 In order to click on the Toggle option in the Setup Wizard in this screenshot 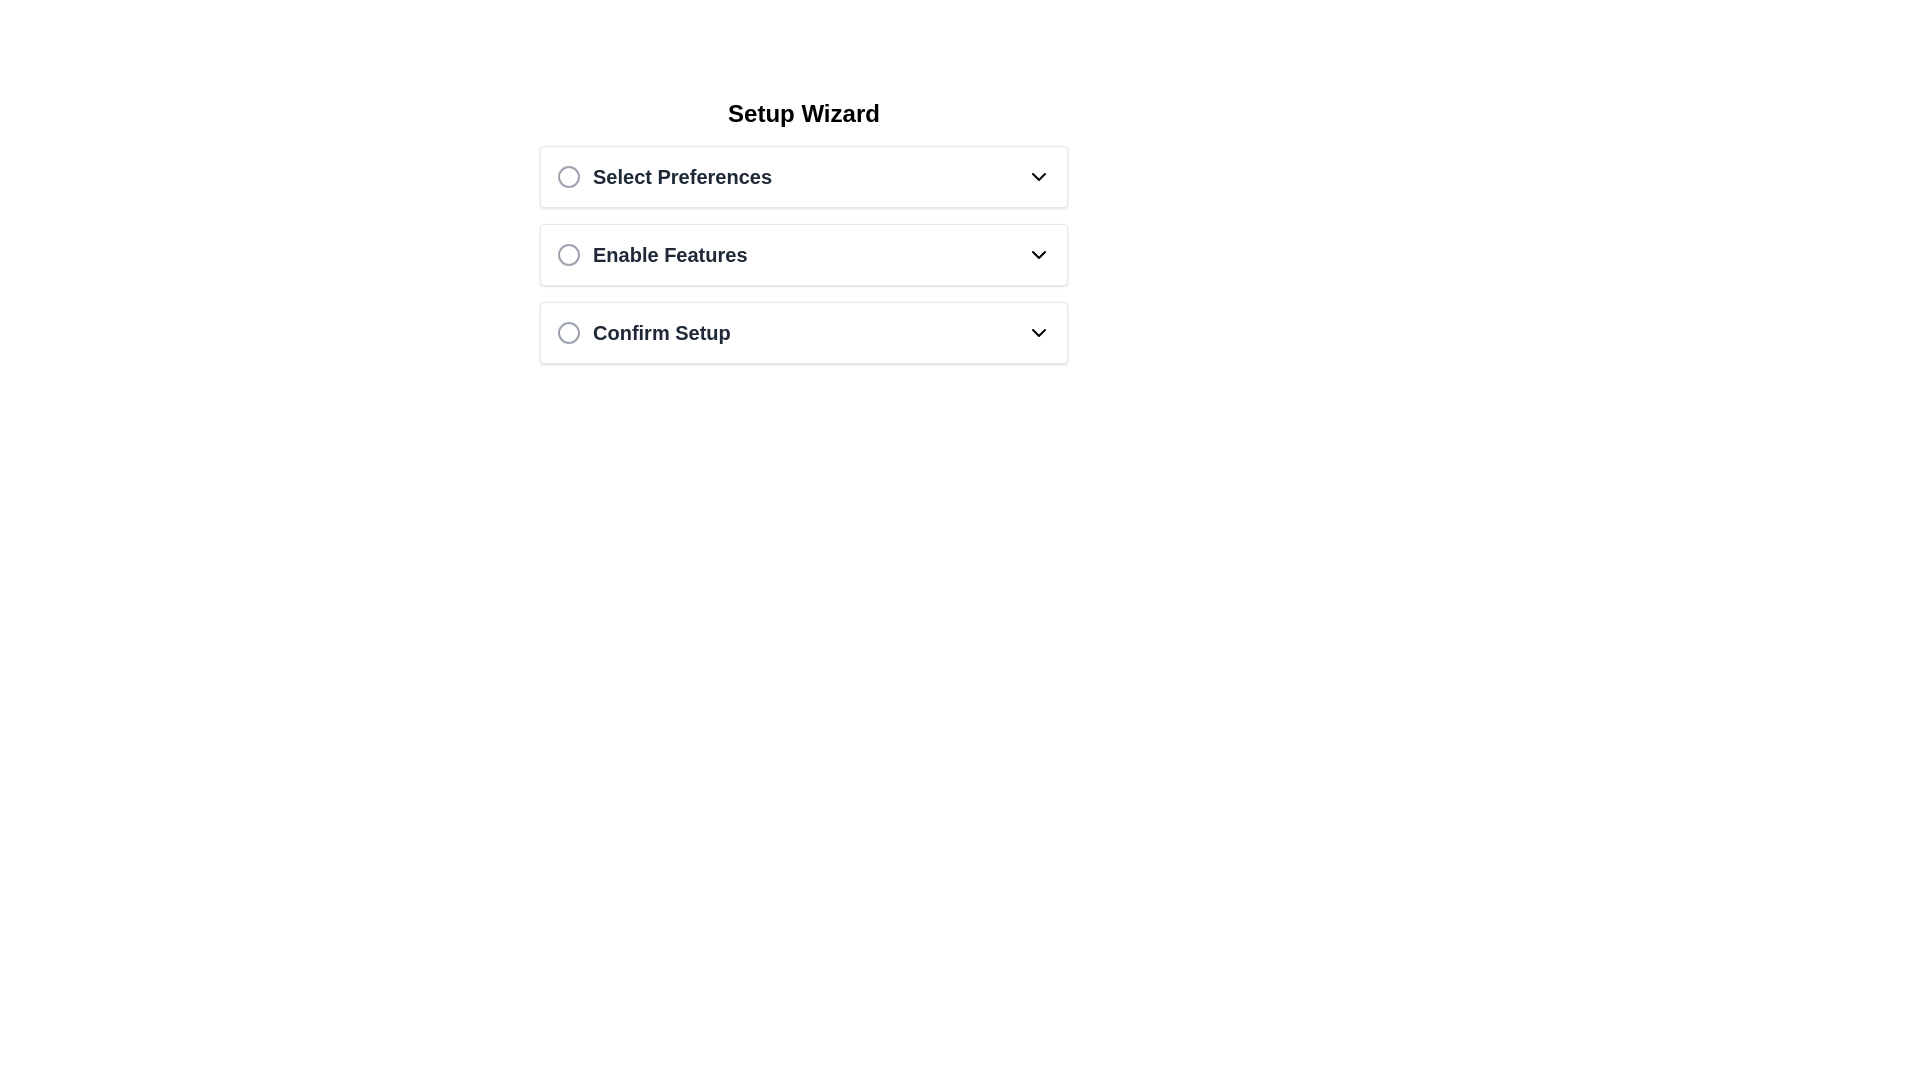, I will do `click(804, 253)`.